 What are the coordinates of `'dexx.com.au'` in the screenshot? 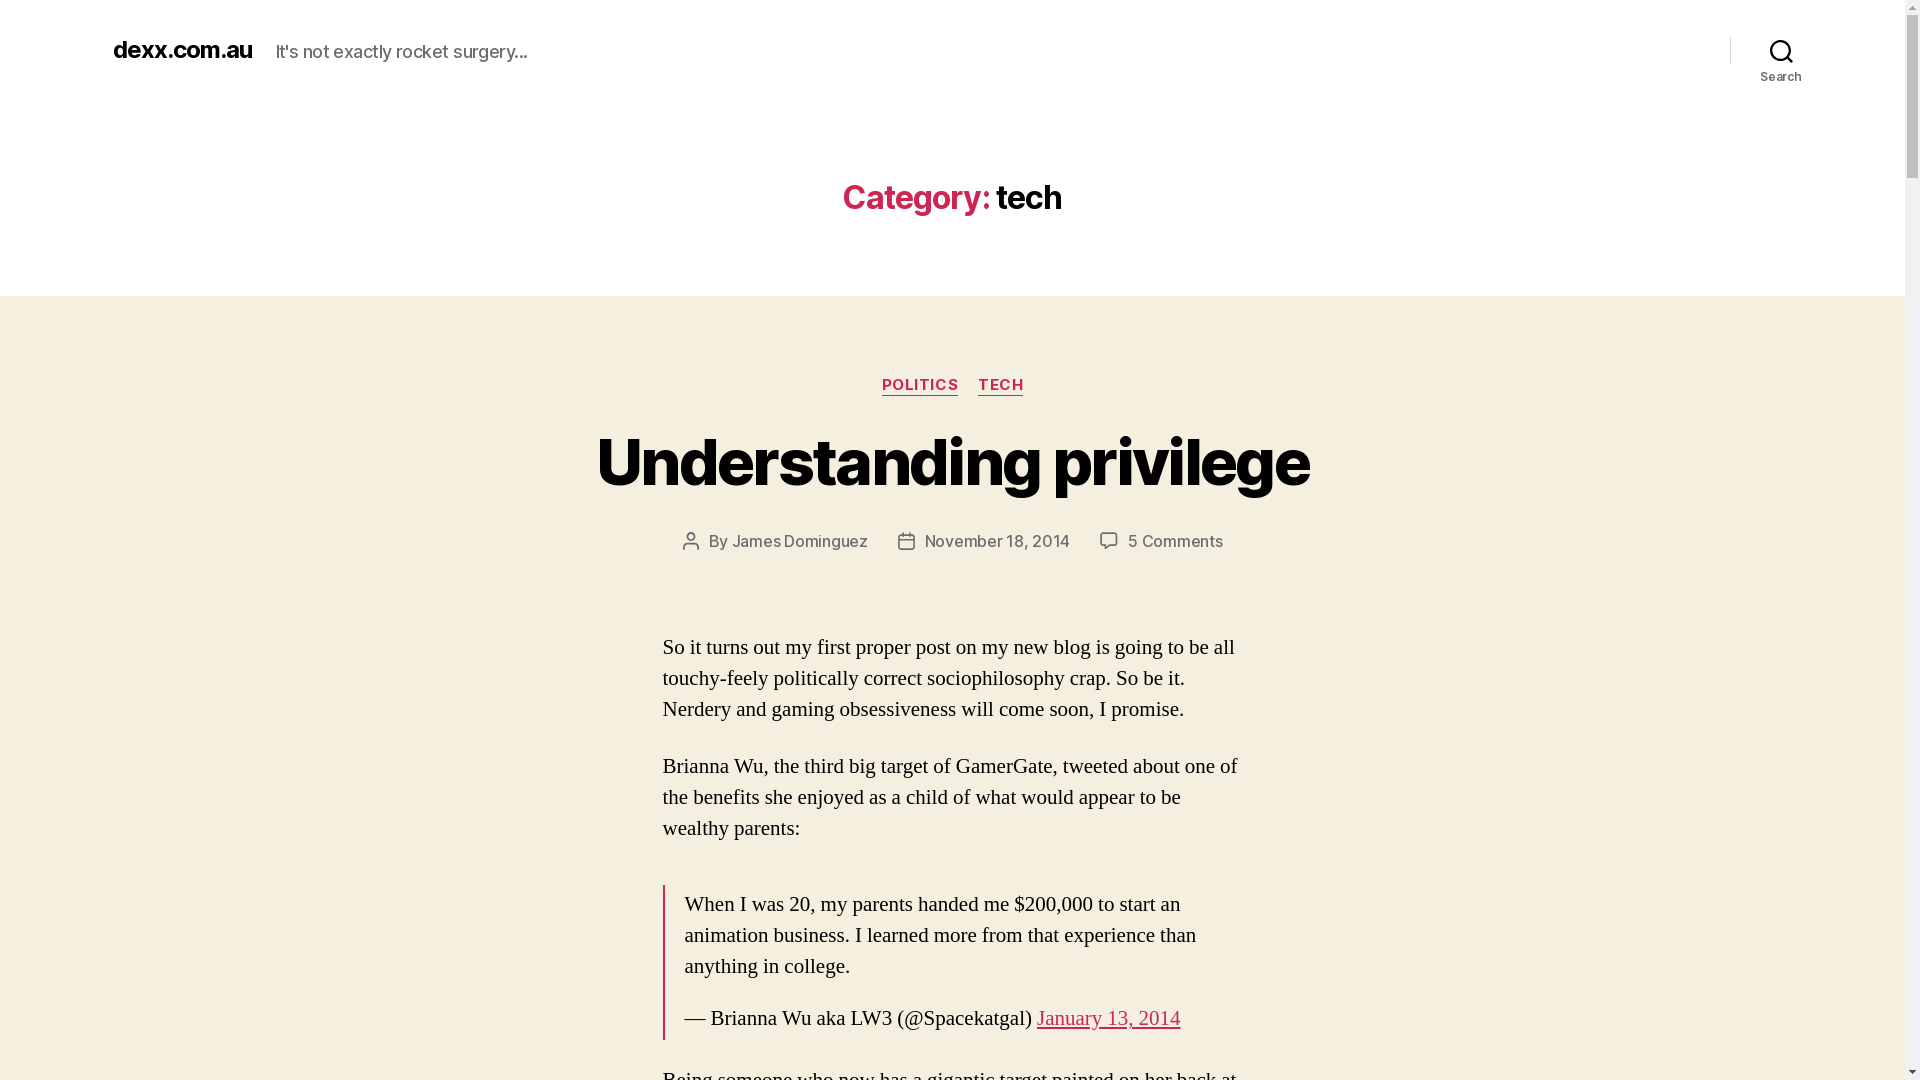 It's located at (110, 49).